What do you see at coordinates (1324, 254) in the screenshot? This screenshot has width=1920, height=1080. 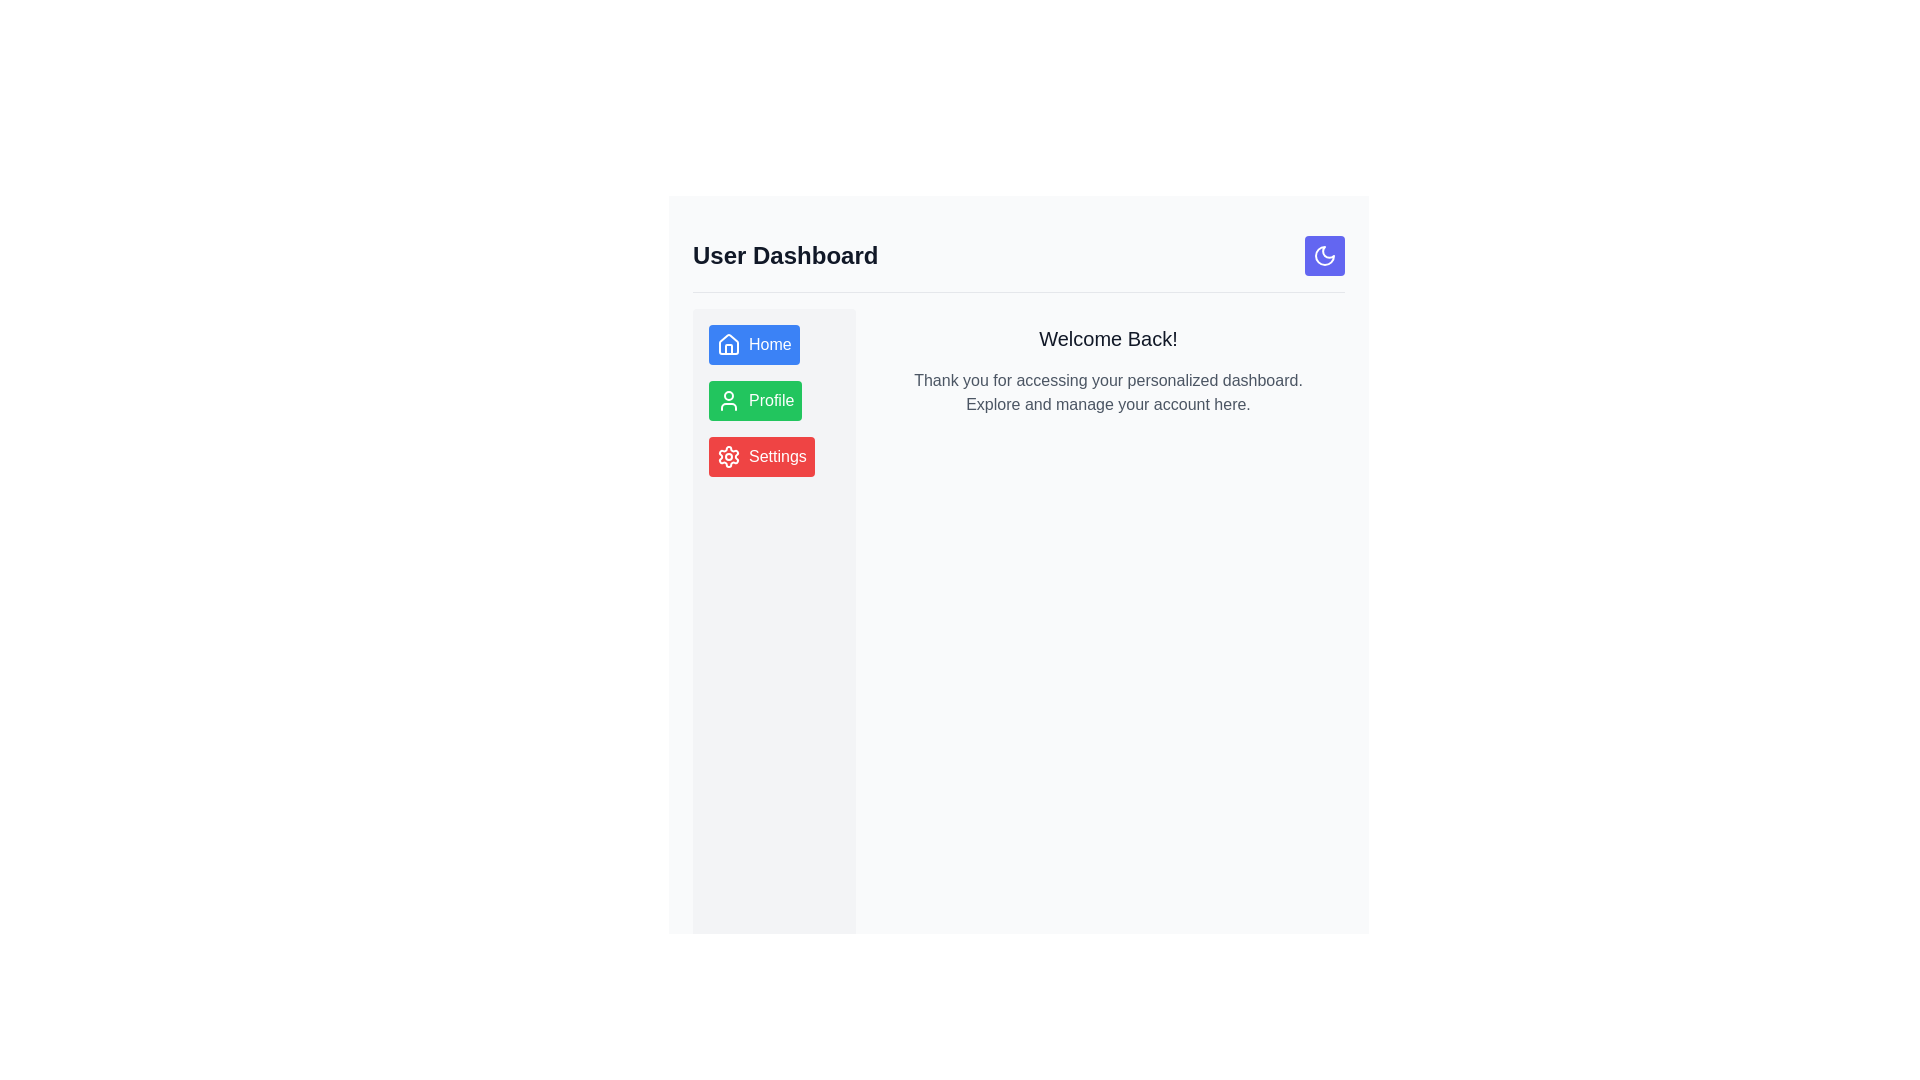 I see `the crescent moon icon located at the top-right corner of the user interface inside a square button` at bounding box center [1324, 254].